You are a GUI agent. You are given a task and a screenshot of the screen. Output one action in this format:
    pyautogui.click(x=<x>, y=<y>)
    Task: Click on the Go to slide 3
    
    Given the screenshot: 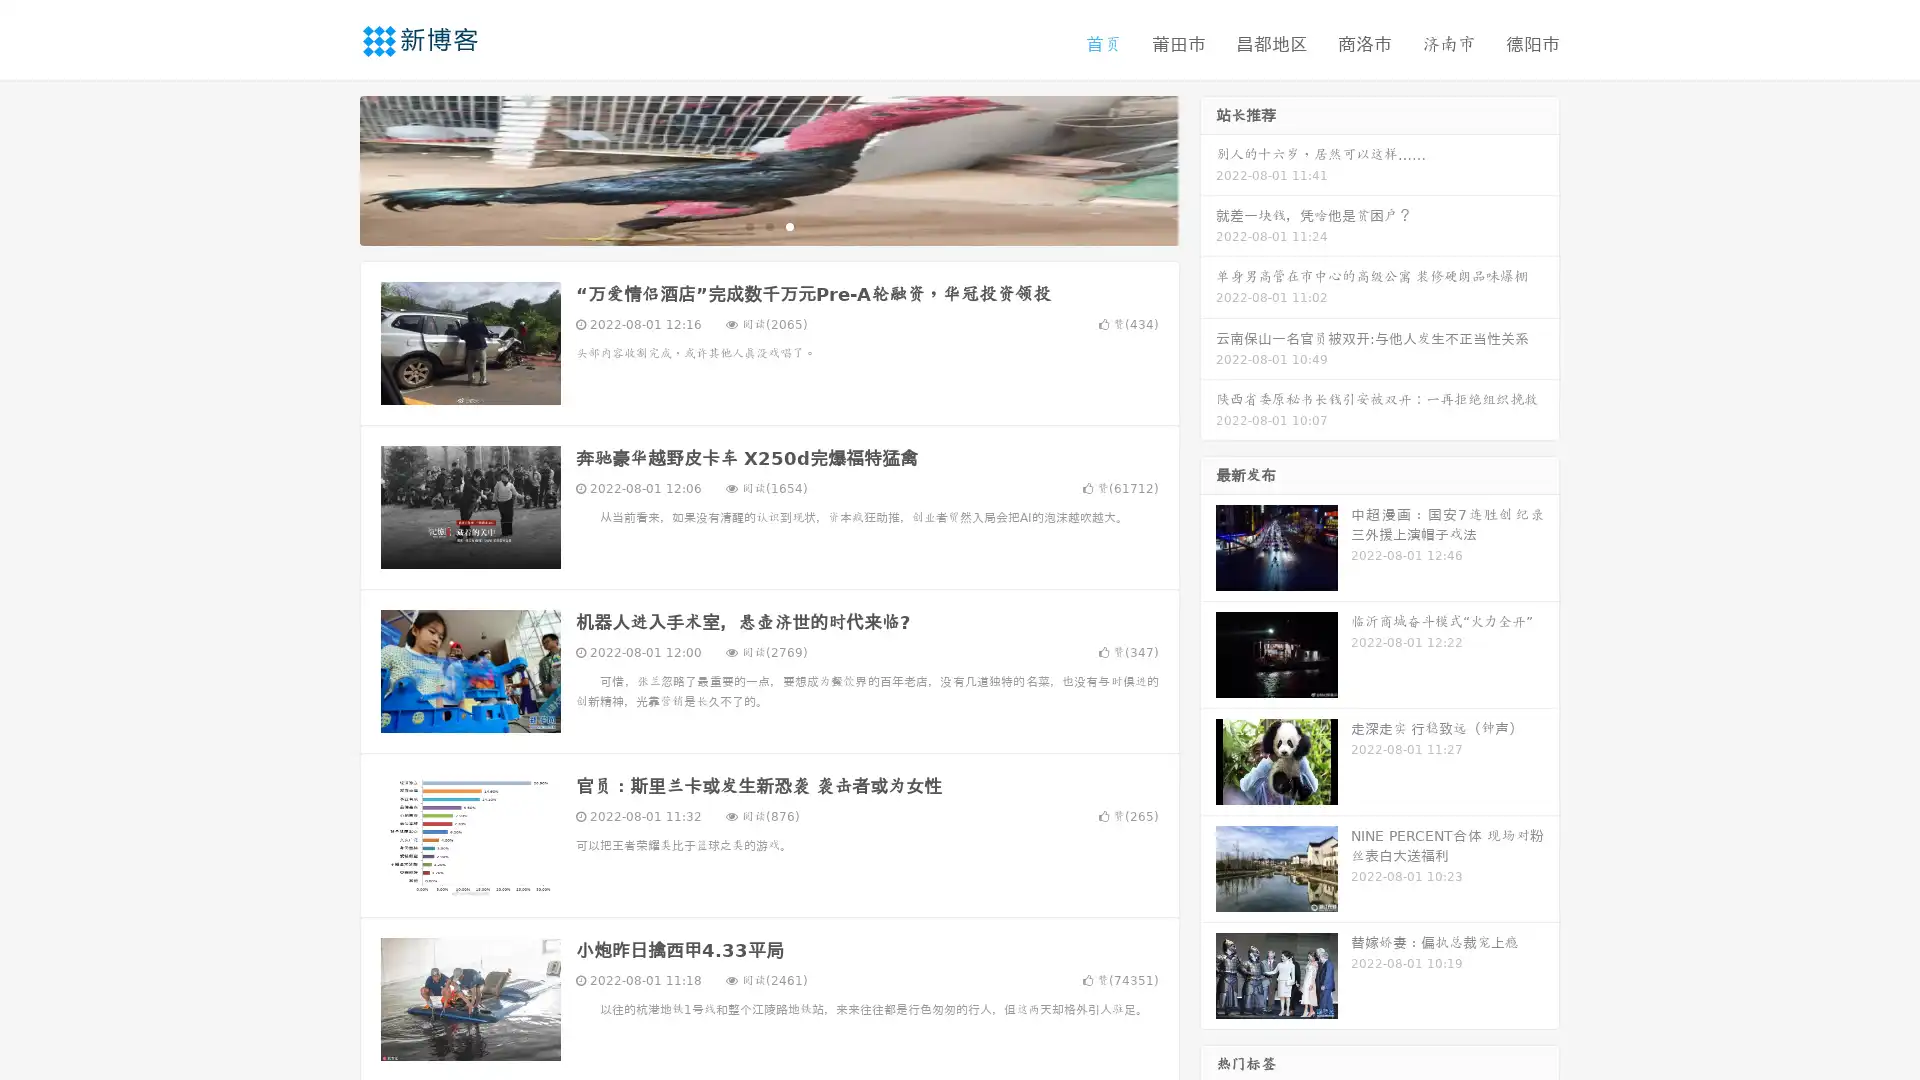 What is the action you would take?
    pyautogui.click(x=789, y=225)
    